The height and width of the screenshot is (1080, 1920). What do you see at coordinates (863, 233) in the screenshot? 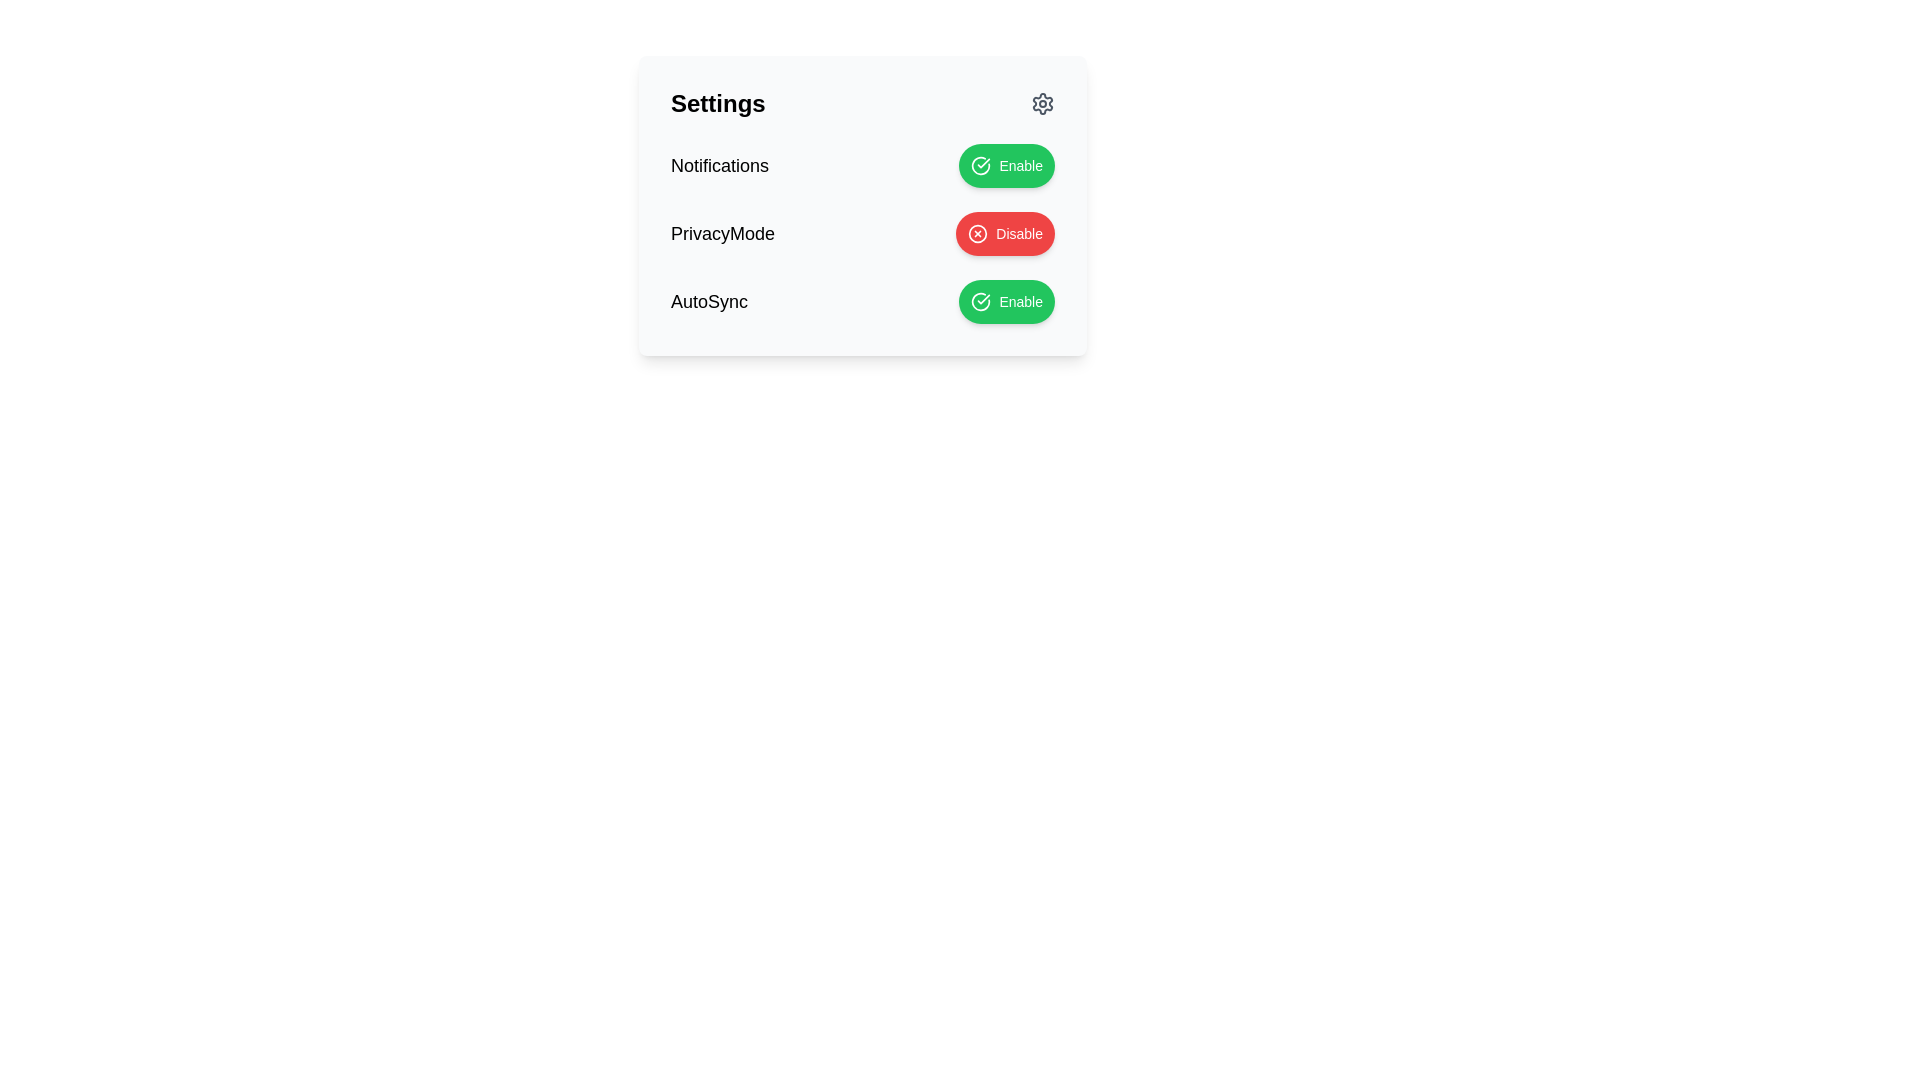
I see `the 'Disable' button in the second list item` at bounding box center [863, 233].